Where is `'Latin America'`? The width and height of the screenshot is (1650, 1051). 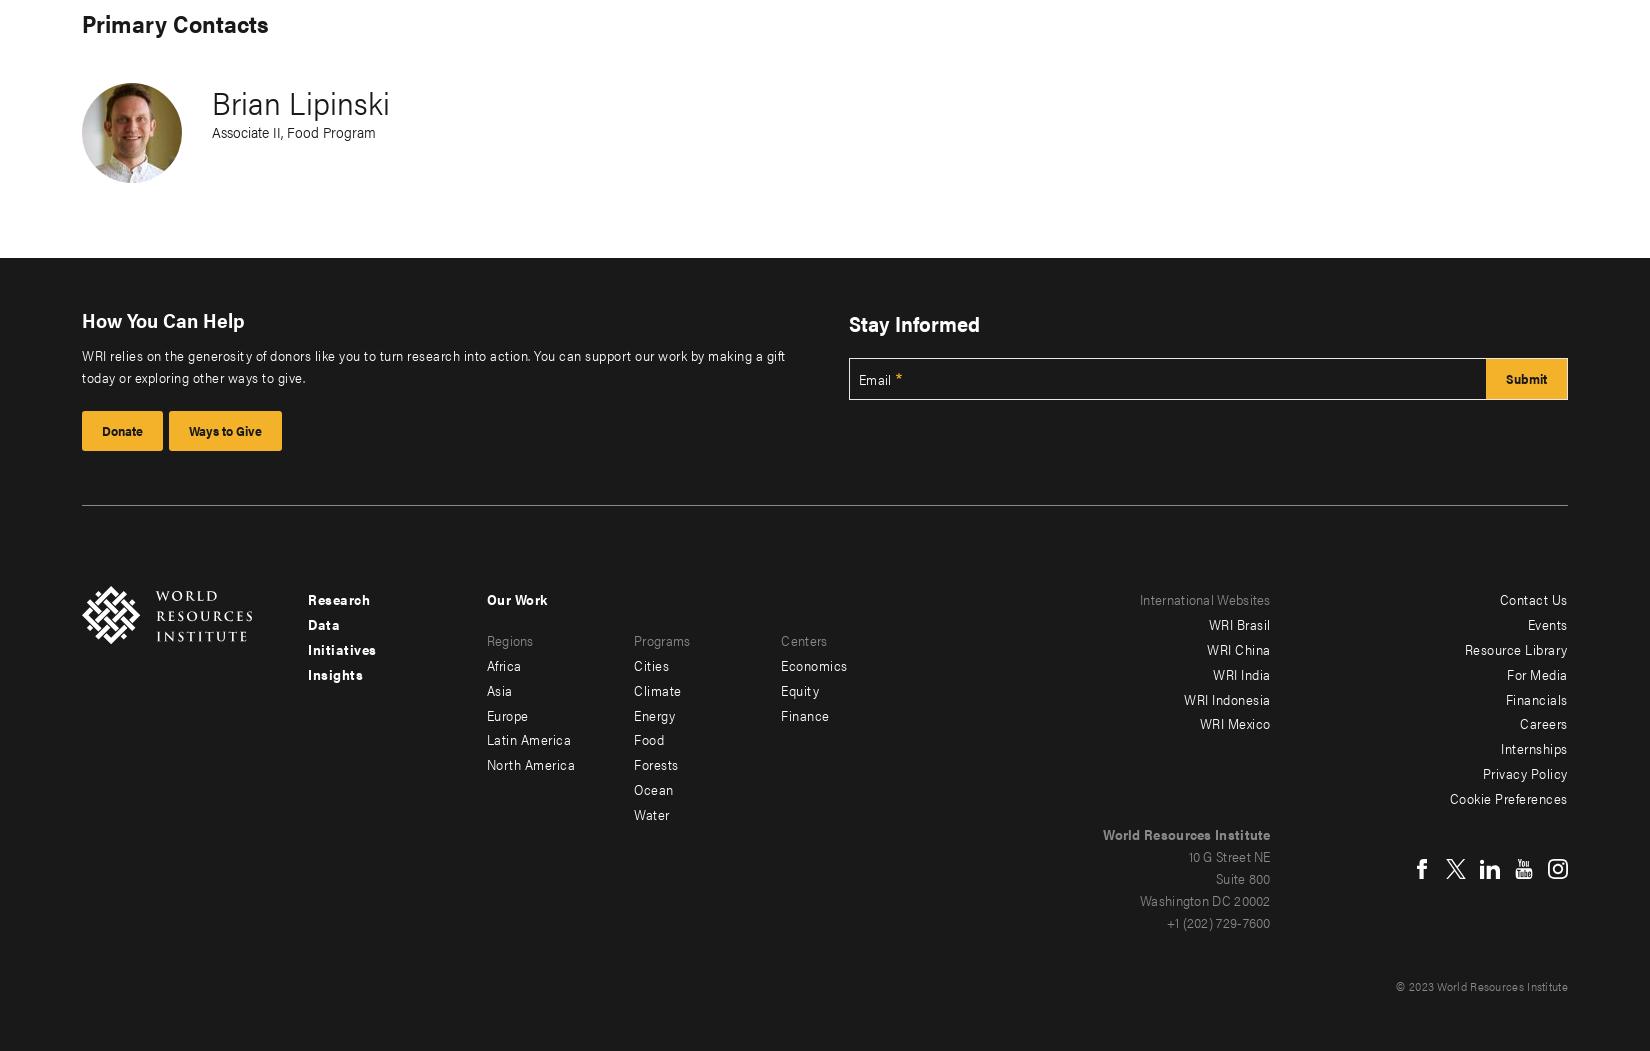 'Latin America' is located at coordinates (484, 738).